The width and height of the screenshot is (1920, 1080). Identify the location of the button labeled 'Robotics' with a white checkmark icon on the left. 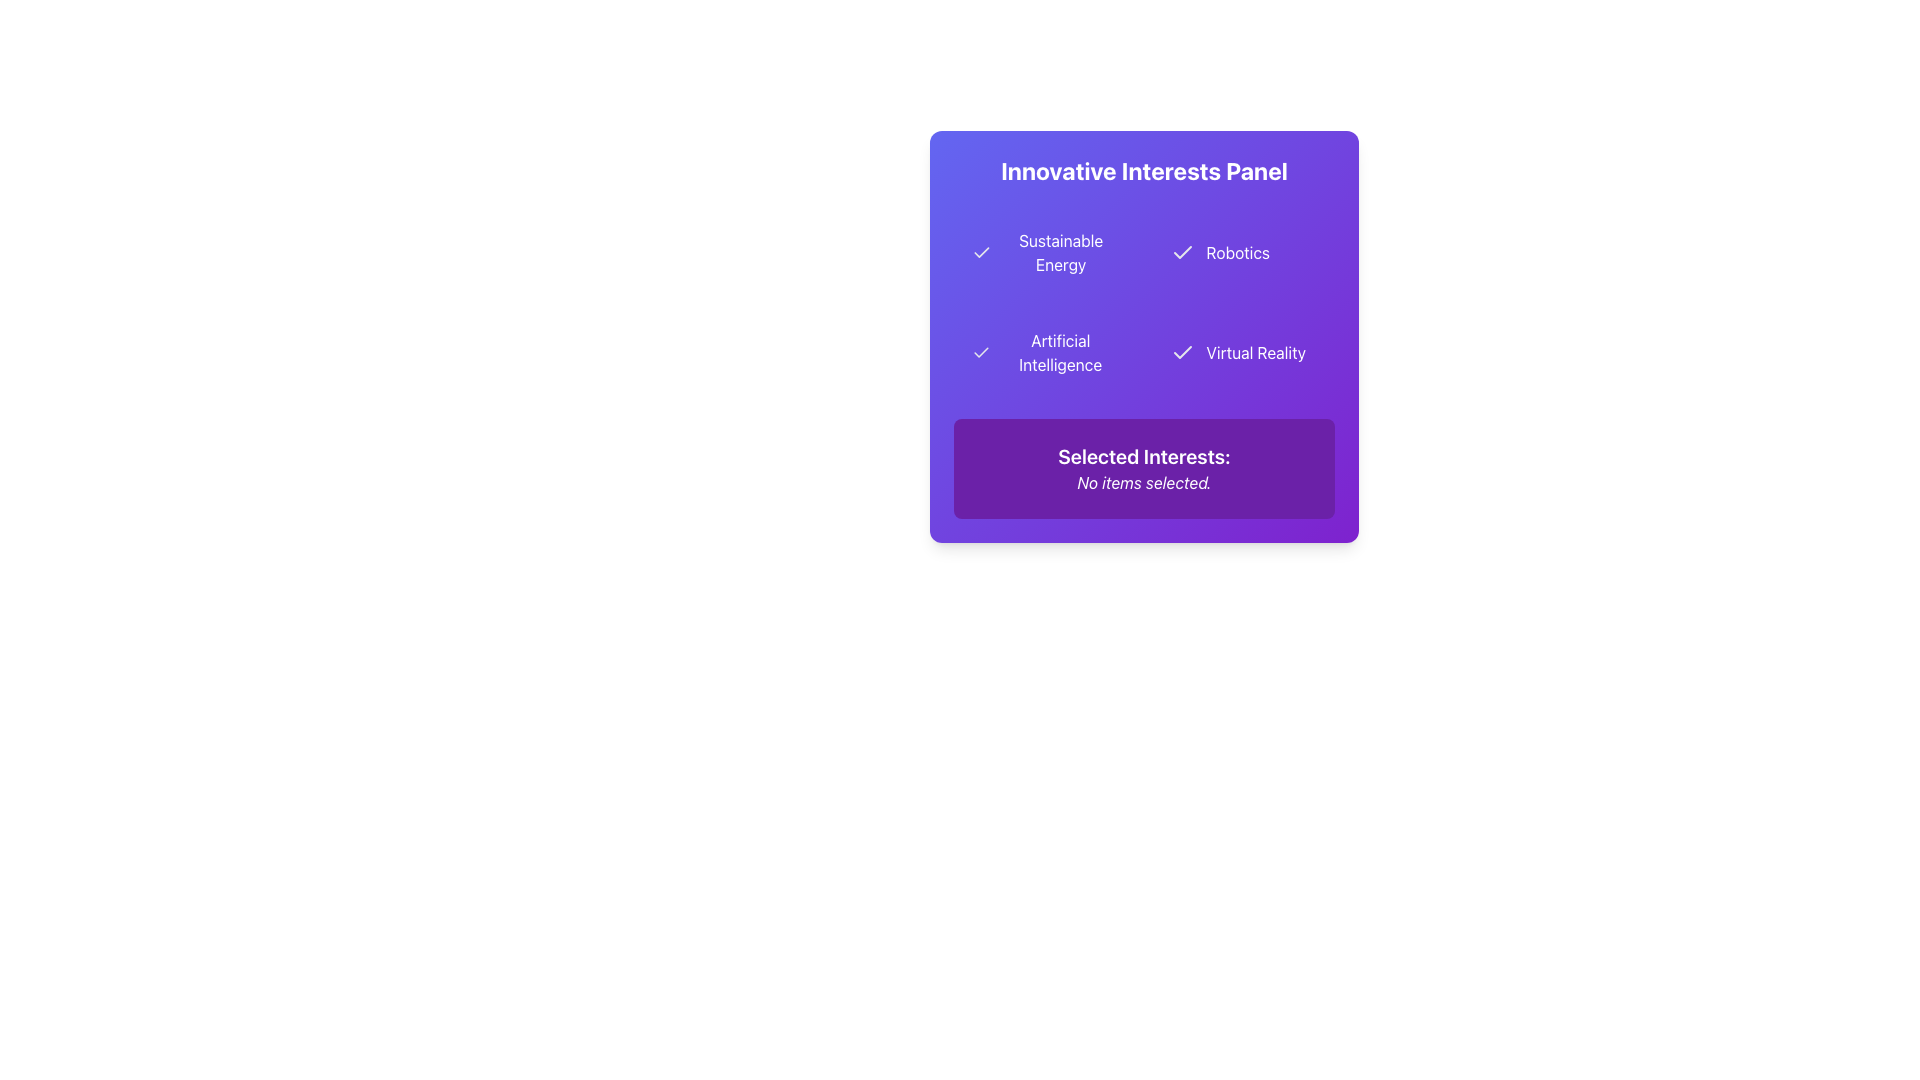
(1242, 252).